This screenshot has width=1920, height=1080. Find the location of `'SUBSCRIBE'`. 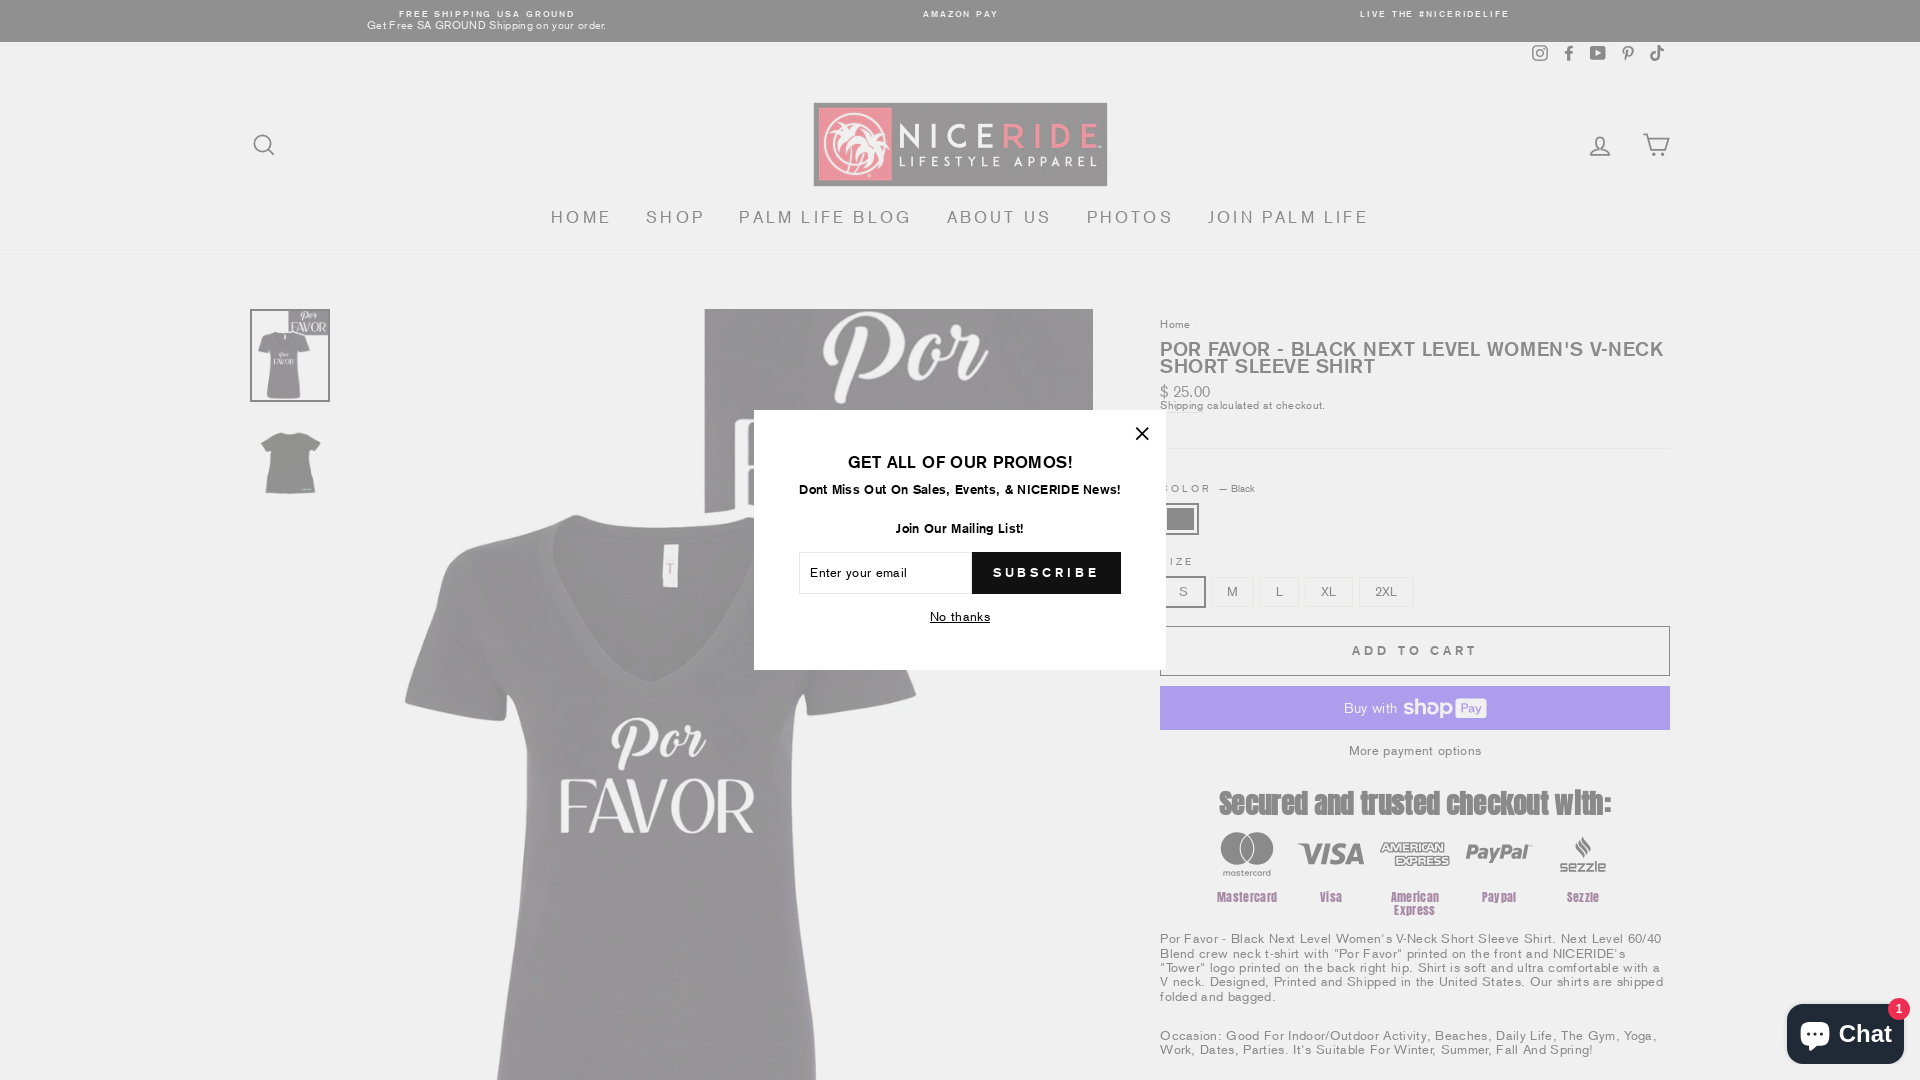

'SUBSCRIBE' is located at coordinates (971, 573).